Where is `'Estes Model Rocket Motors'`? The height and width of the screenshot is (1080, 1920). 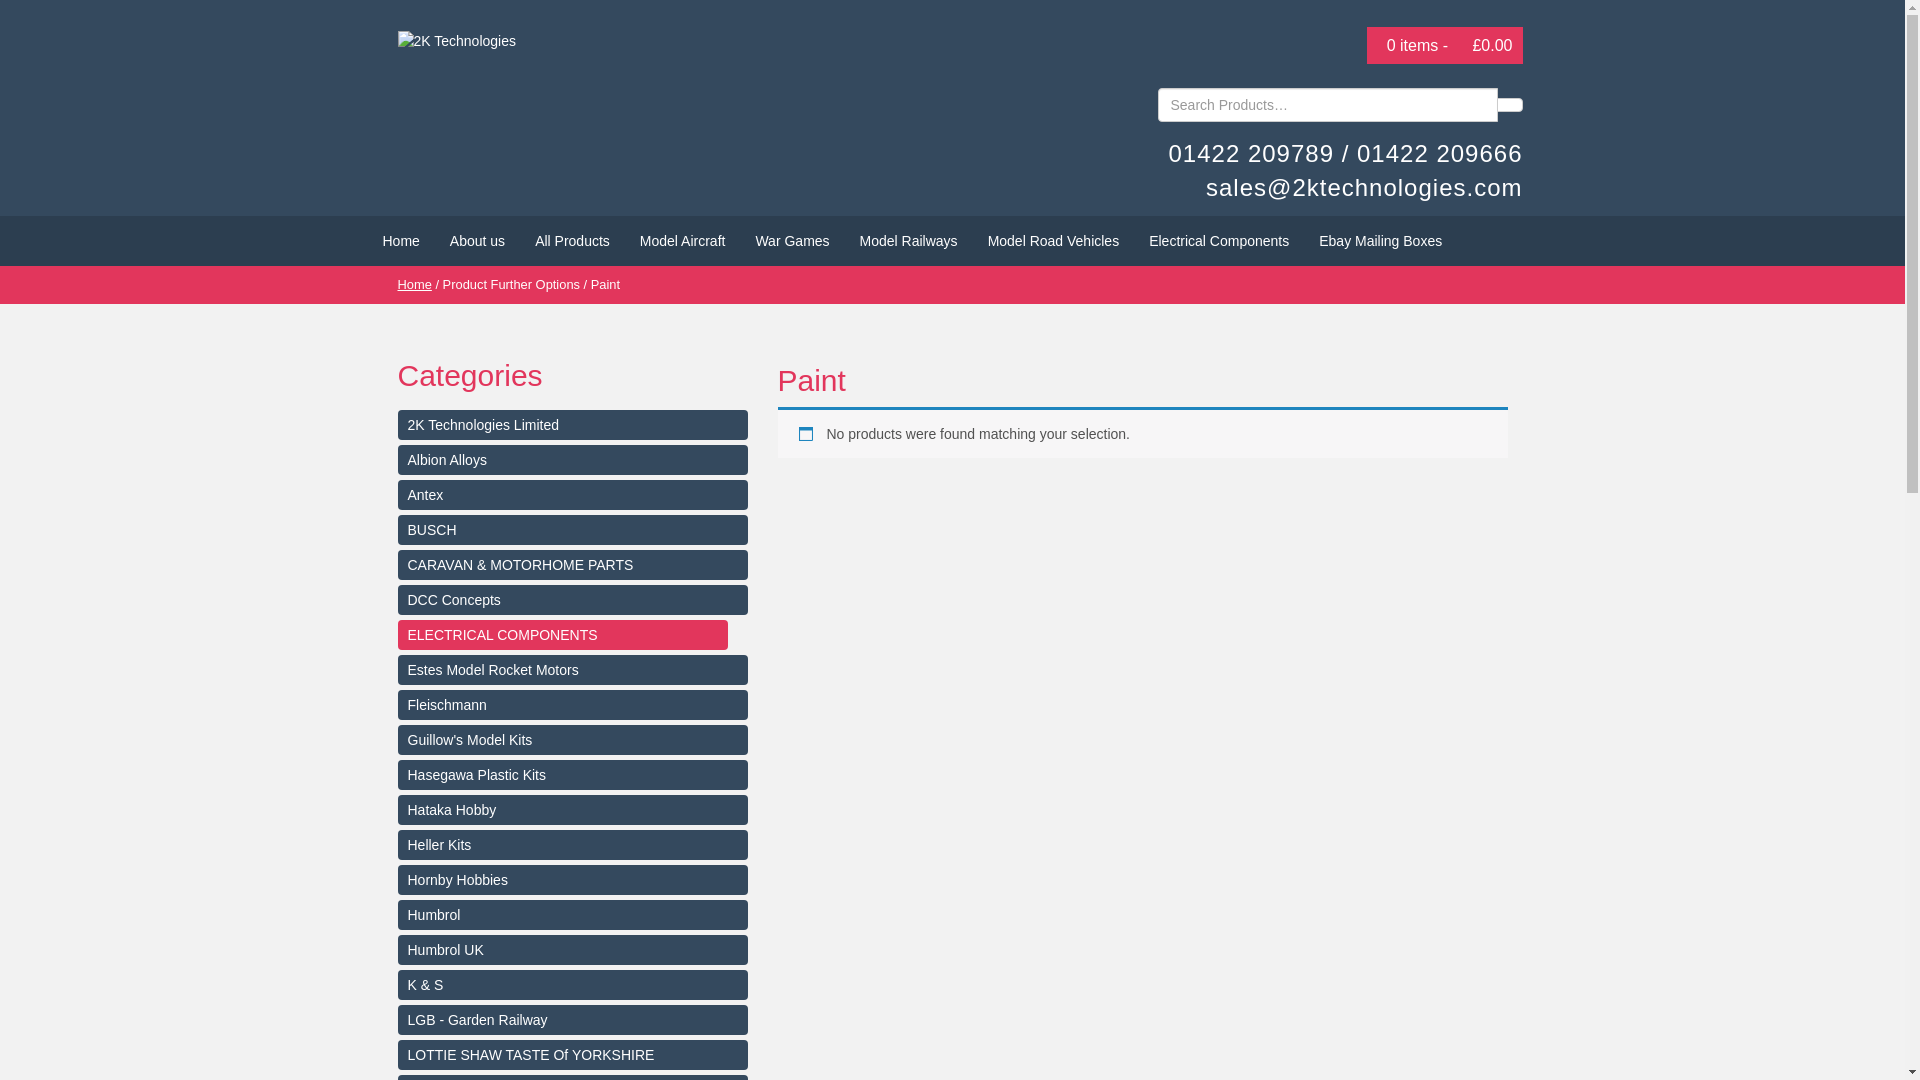 'Estes Model Rocket Motors' is located at coordinates (571, 670).